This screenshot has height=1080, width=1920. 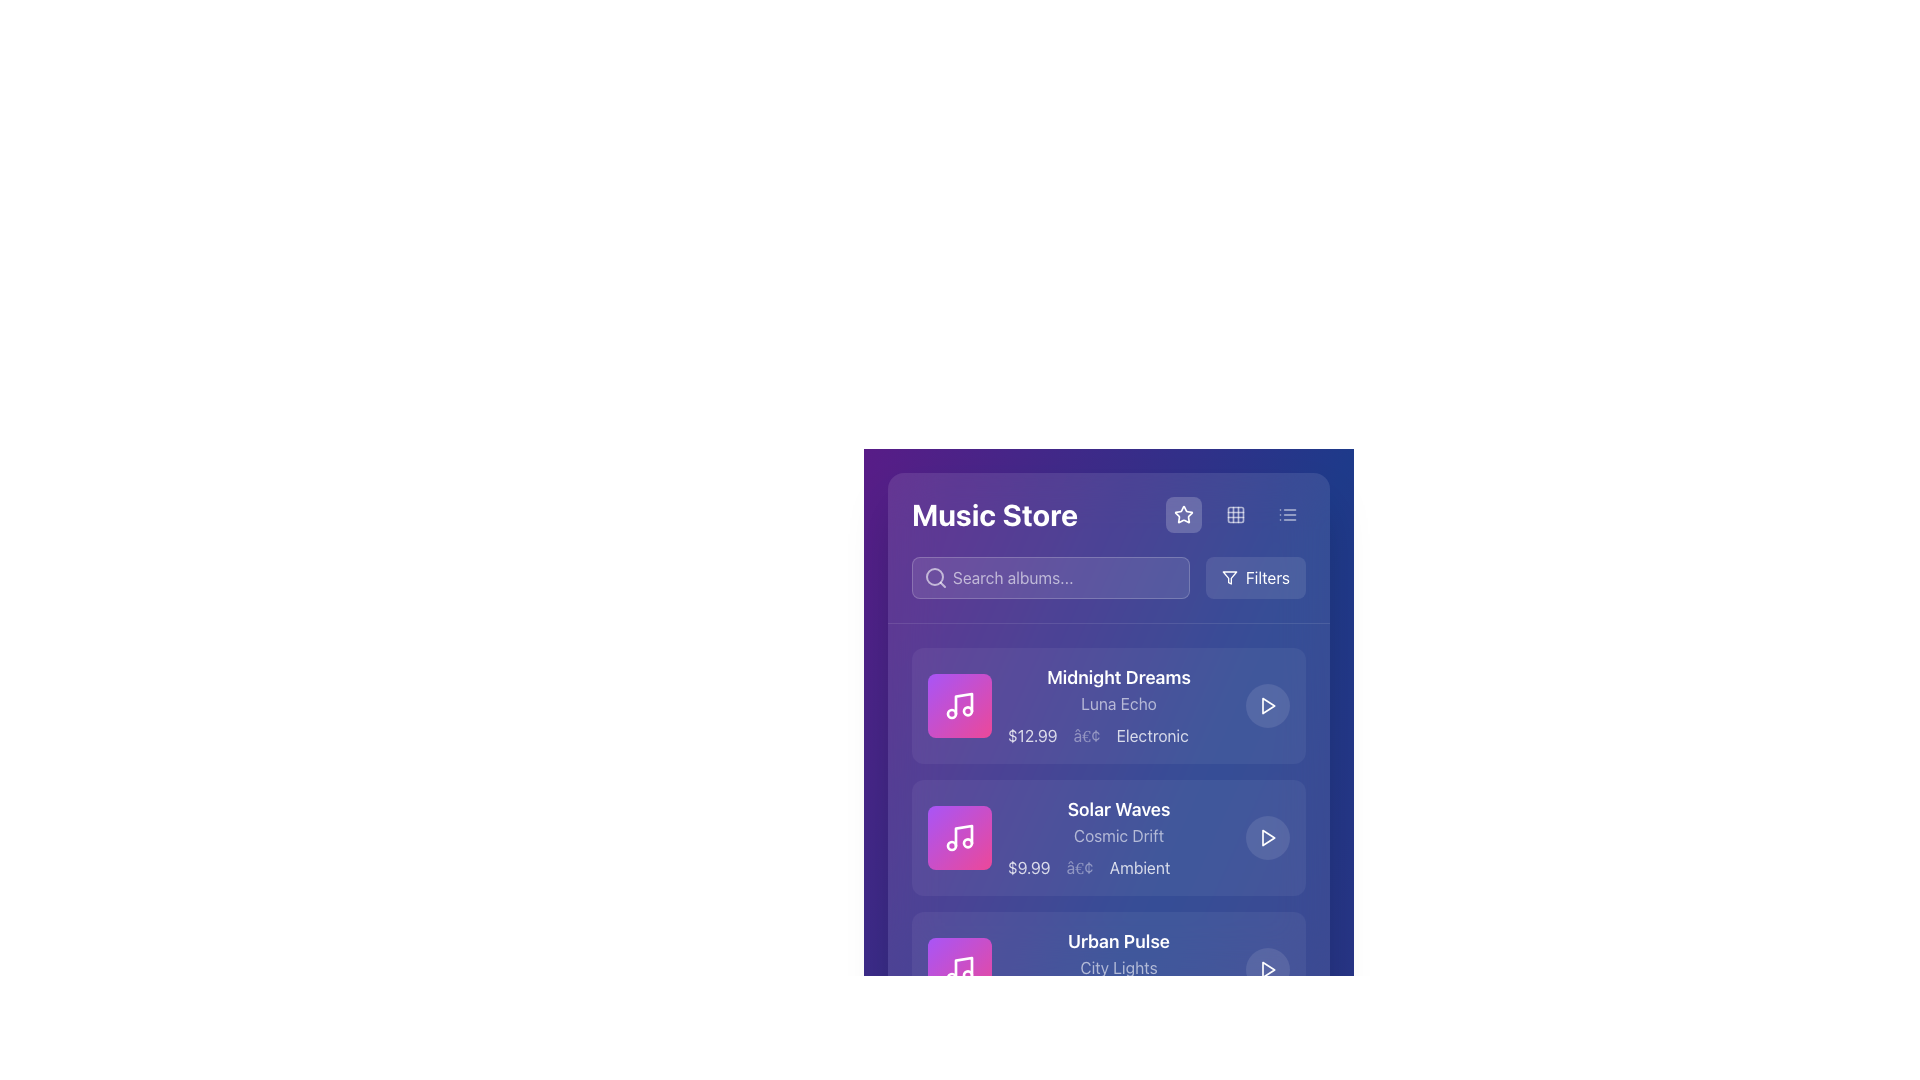 I want to click on the first music listing card in the store UI, so click(x=1107, y=704).